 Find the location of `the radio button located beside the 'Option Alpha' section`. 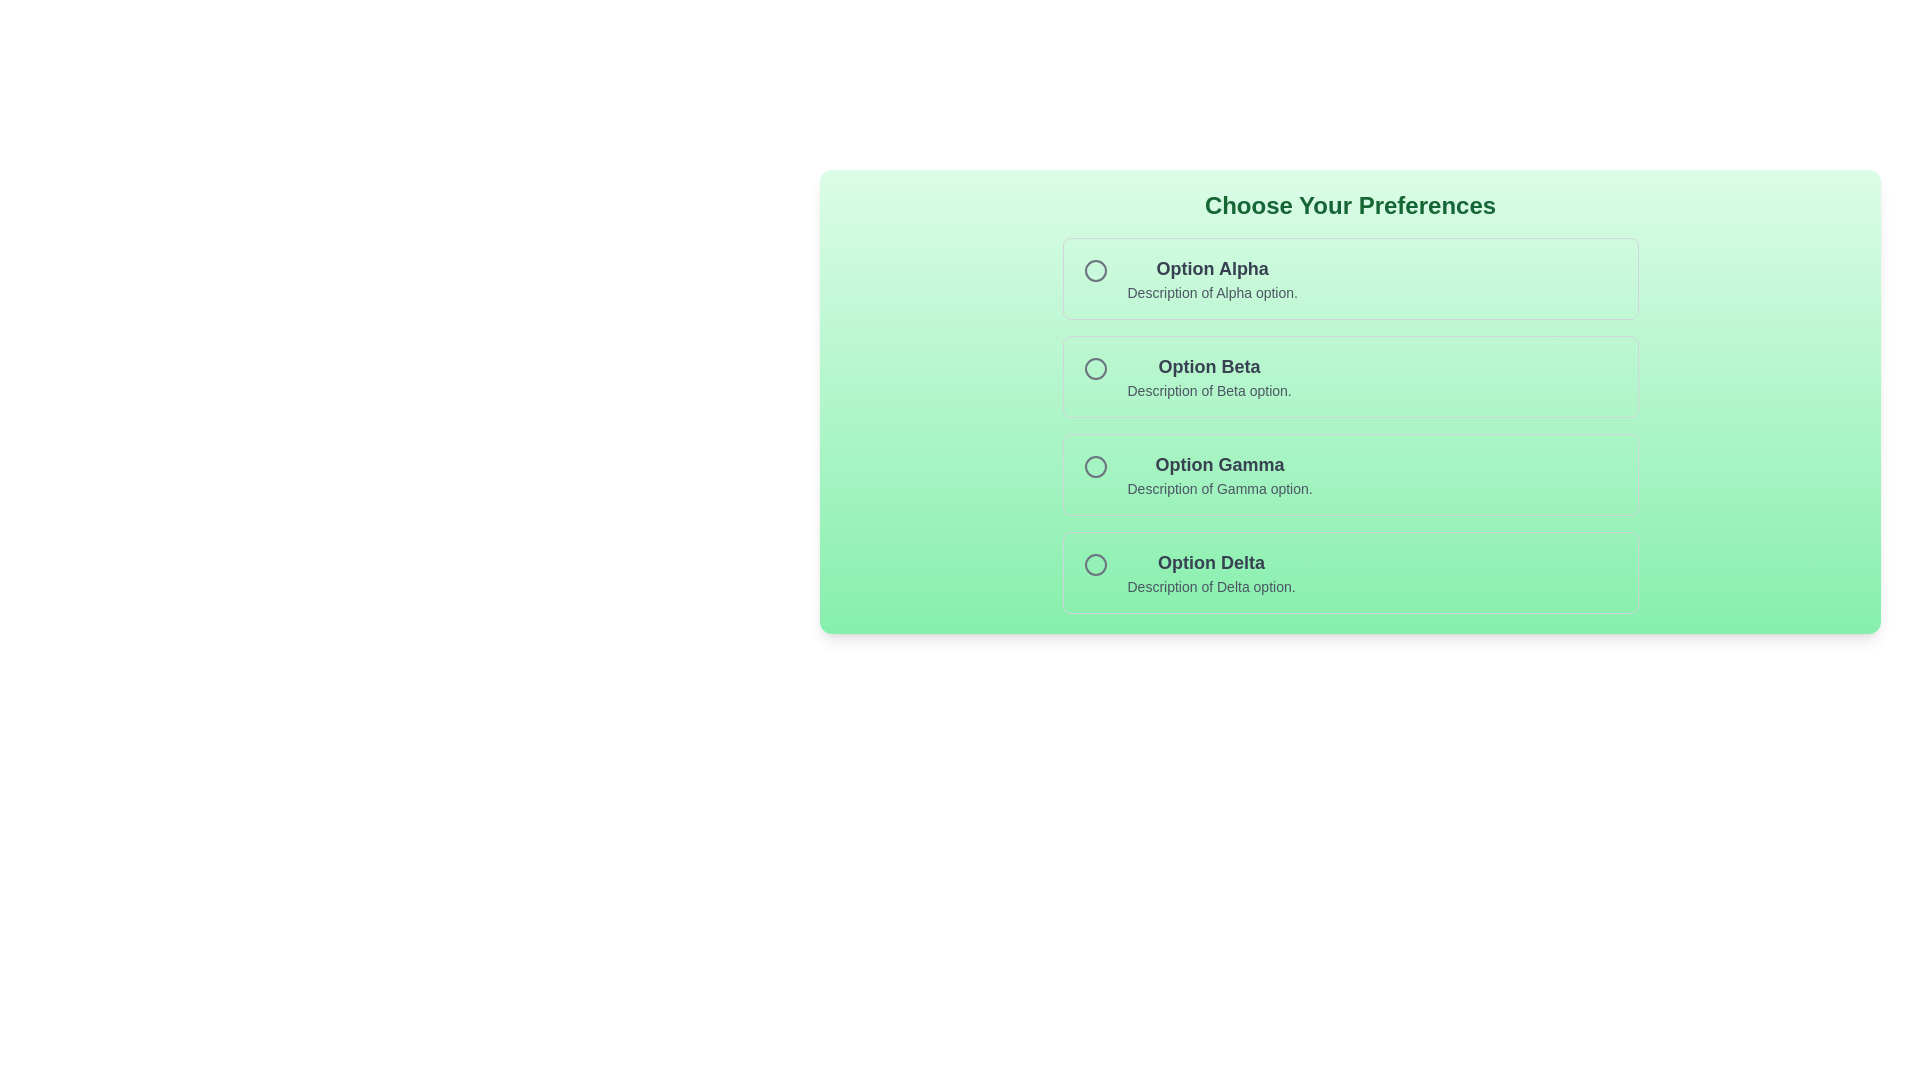

the radio button located beside the 'Option Alpha' section is located at coordinates (1094, 270).